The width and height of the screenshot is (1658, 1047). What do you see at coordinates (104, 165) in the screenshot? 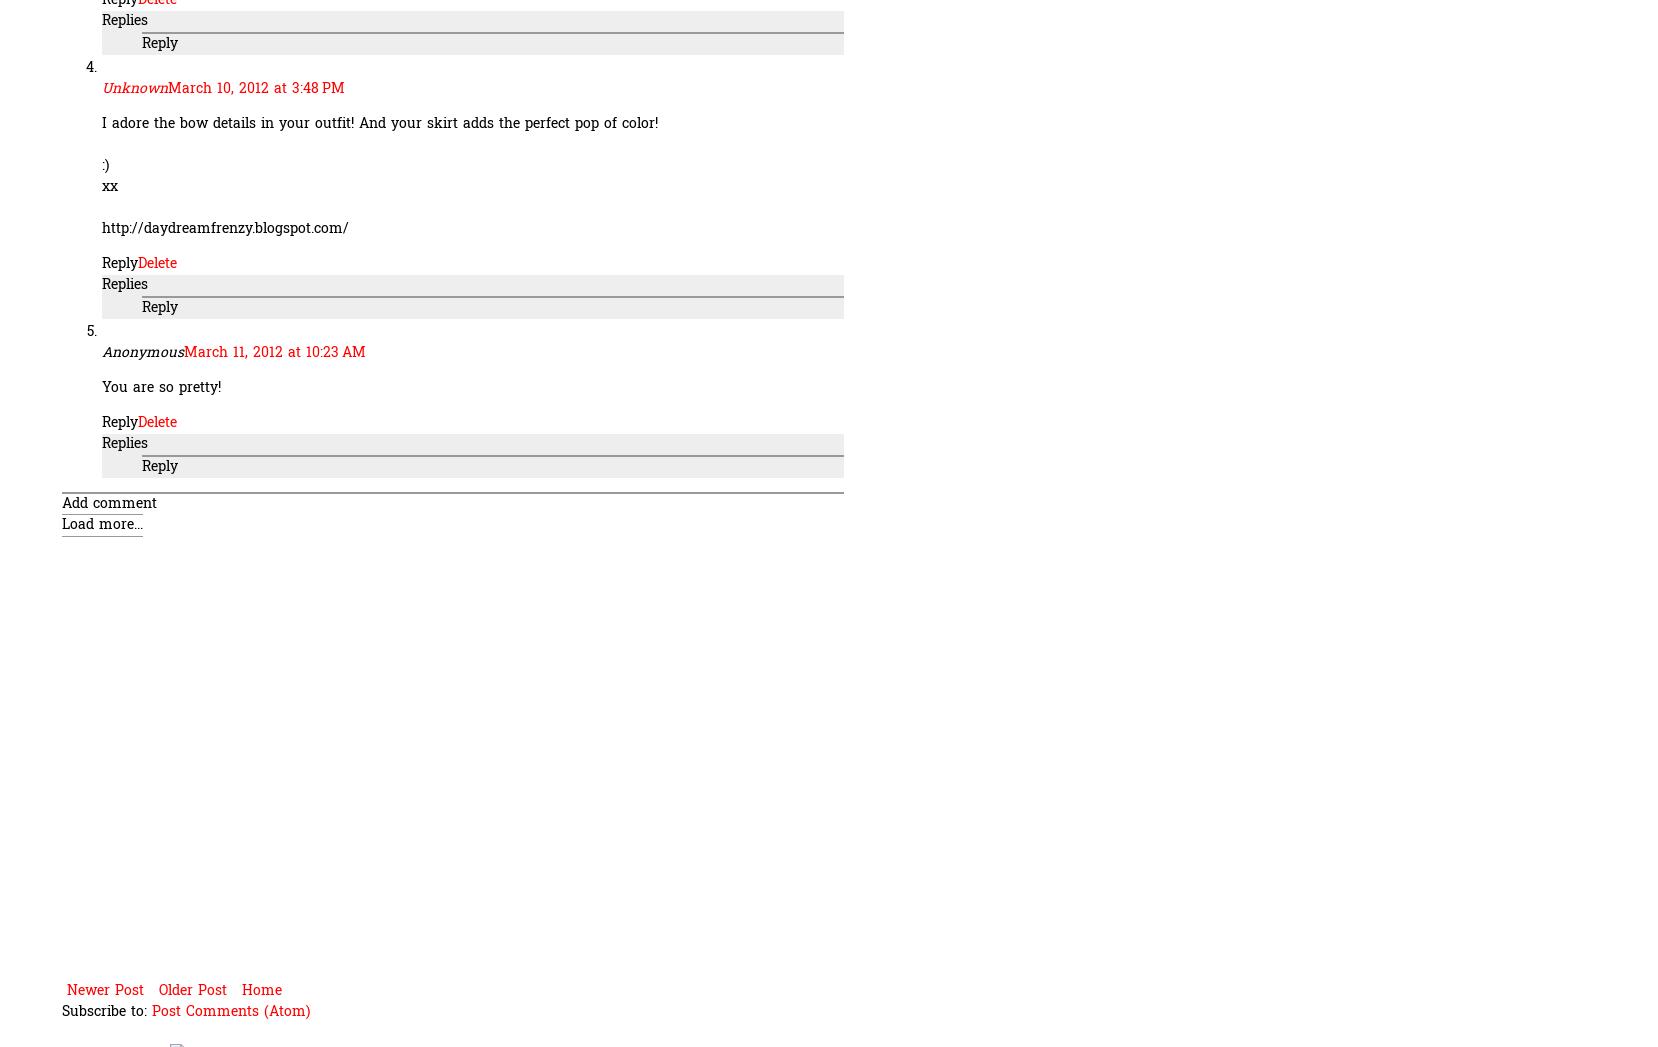
I see `':)'` at bounding box center [104, 165].